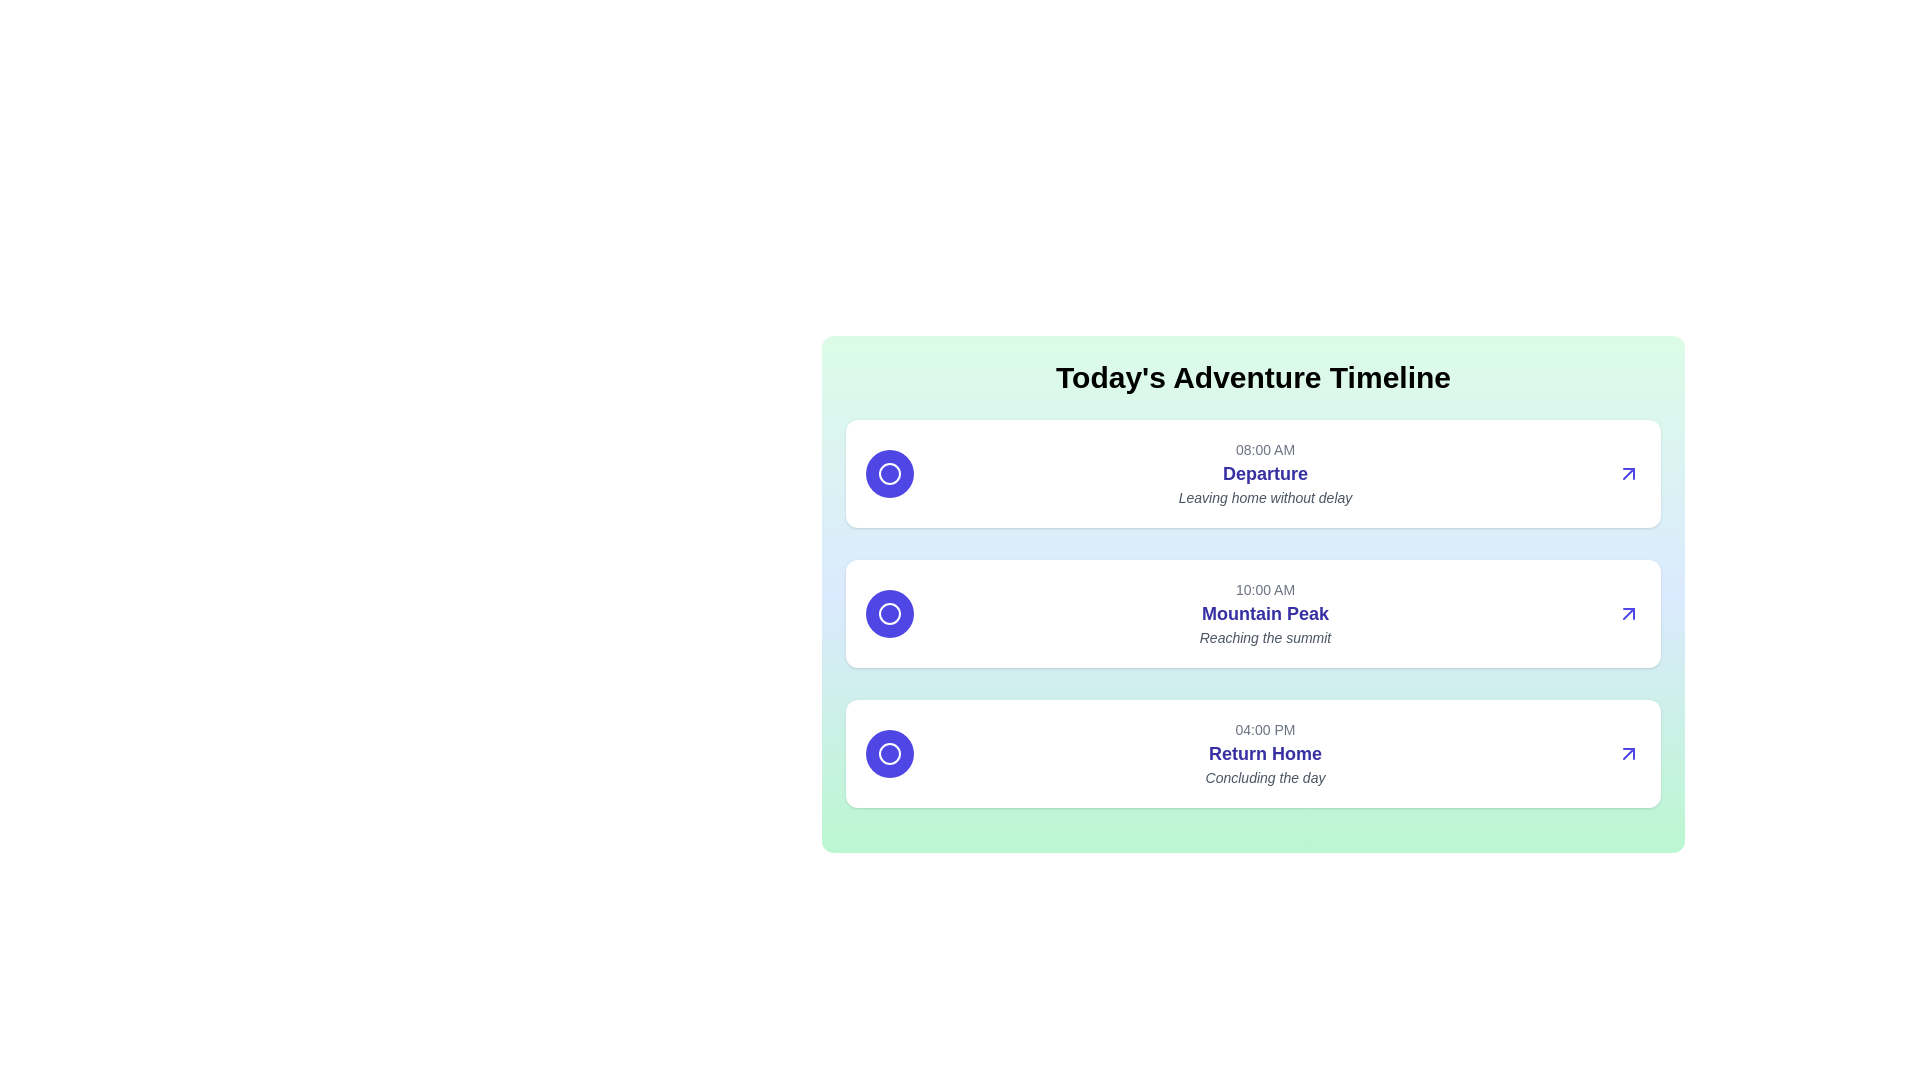  I want to click on the title text label for the timeline entry, which is positioned centrally beneath '04:00 PM' and above 'Concluding the day', so click(1264, 753).